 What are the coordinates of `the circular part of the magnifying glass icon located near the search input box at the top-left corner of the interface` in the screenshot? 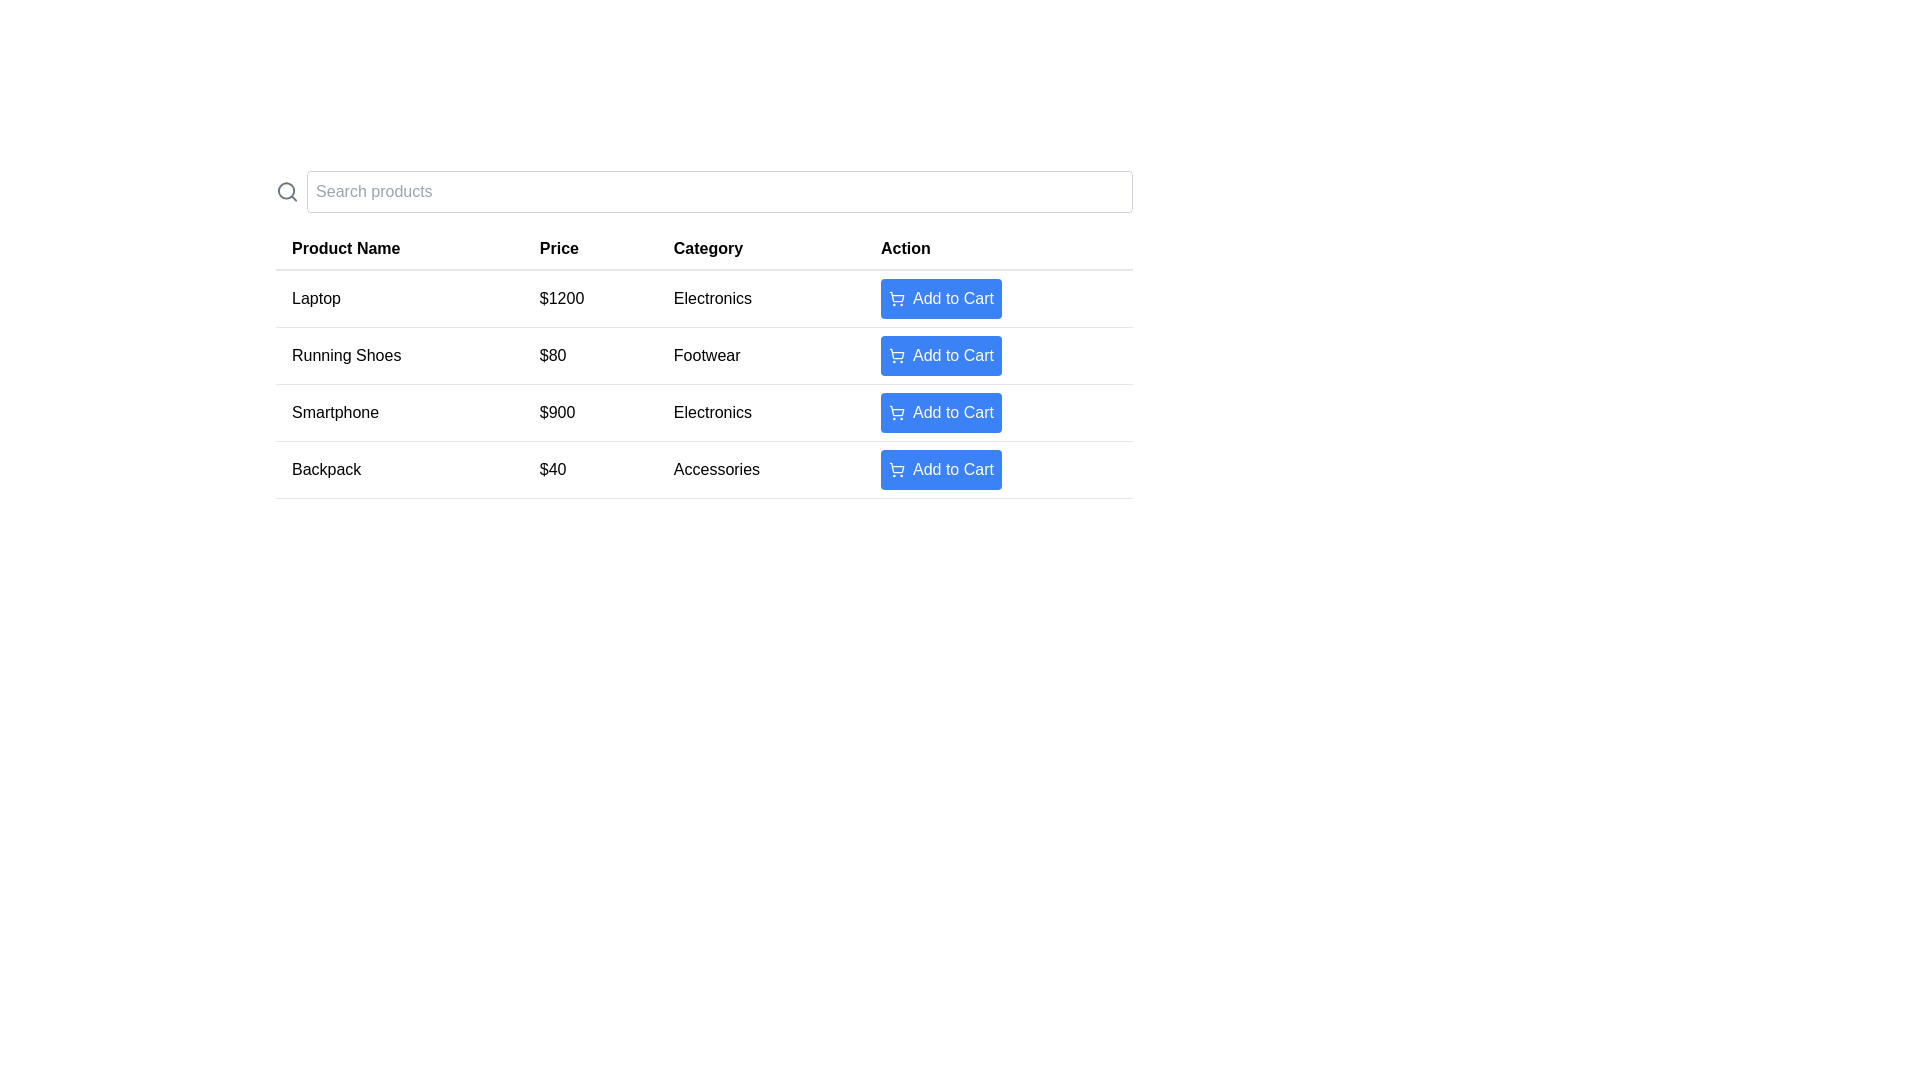 It's located at (285, 191).